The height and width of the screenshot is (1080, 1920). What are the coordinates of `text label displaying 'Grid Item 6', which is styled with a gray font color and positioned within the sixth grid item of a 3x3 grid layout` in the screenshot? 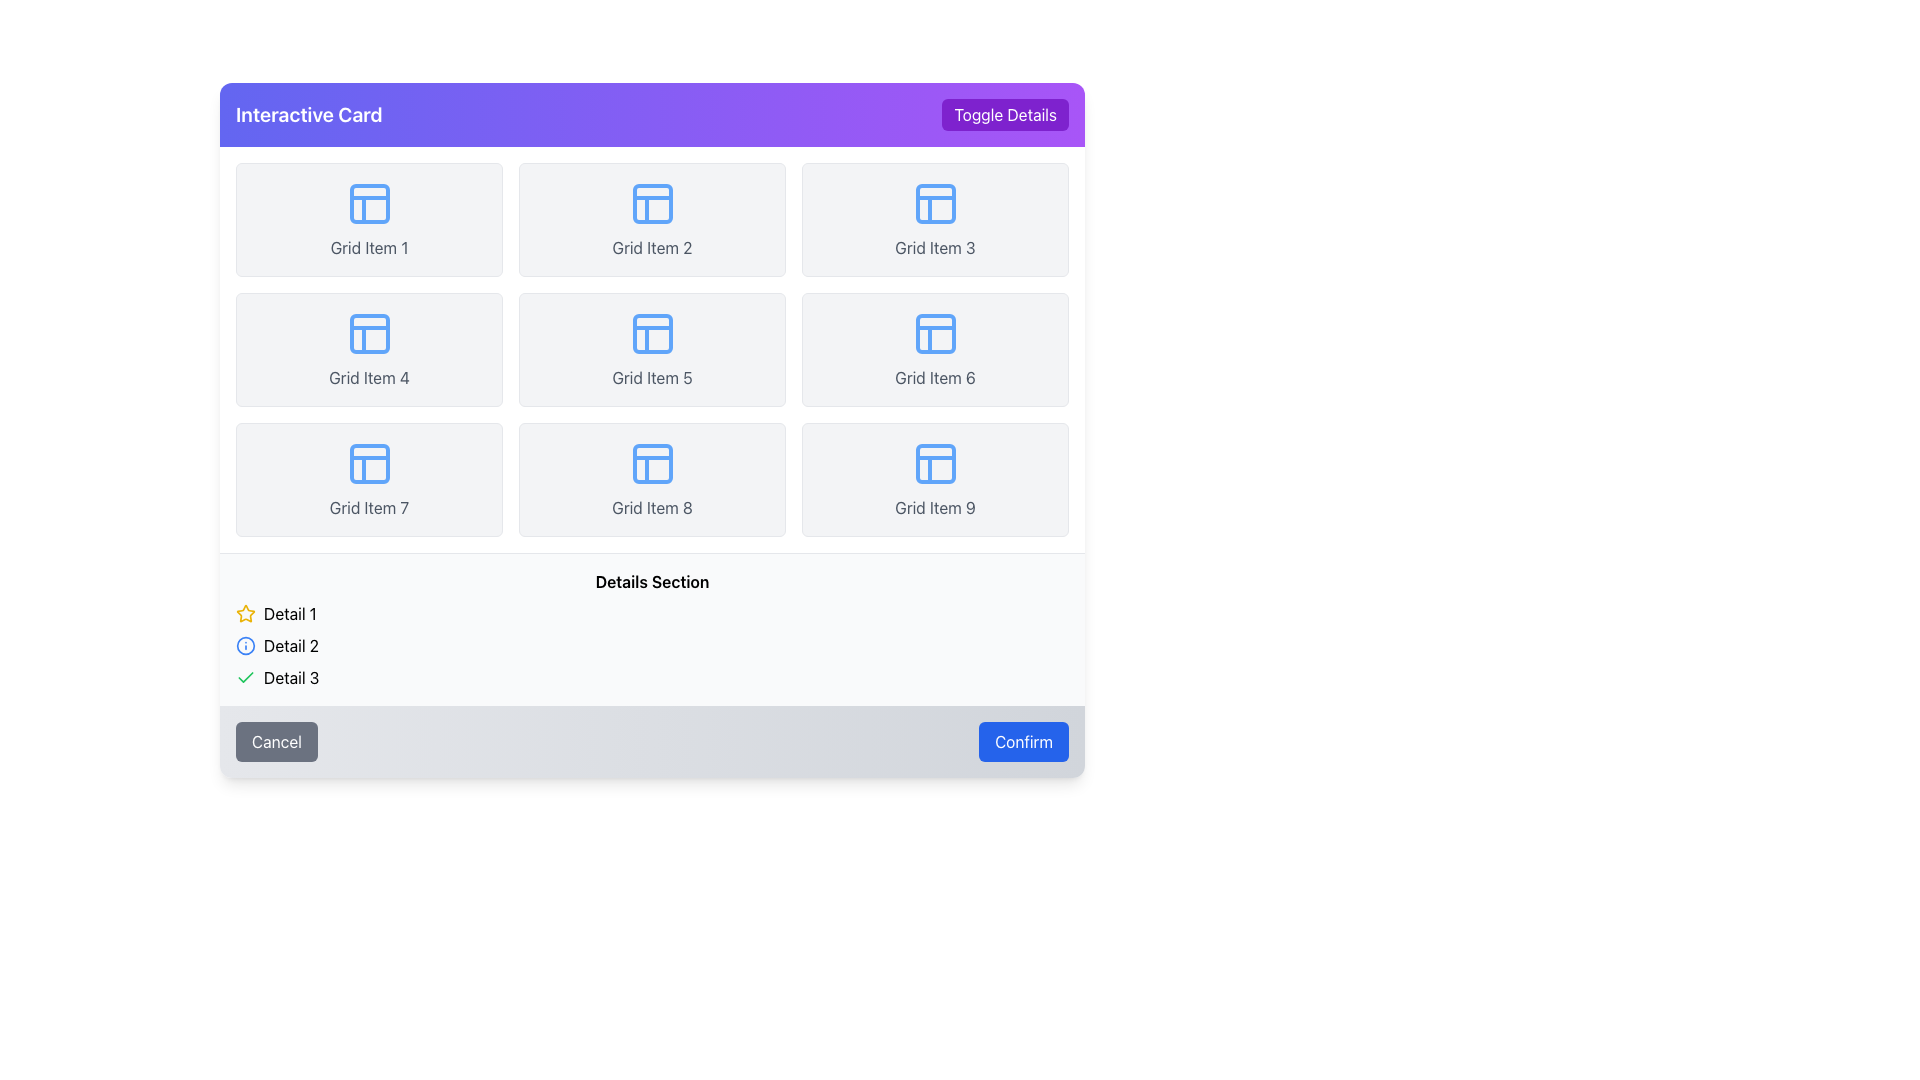 It's located at (934, 378).